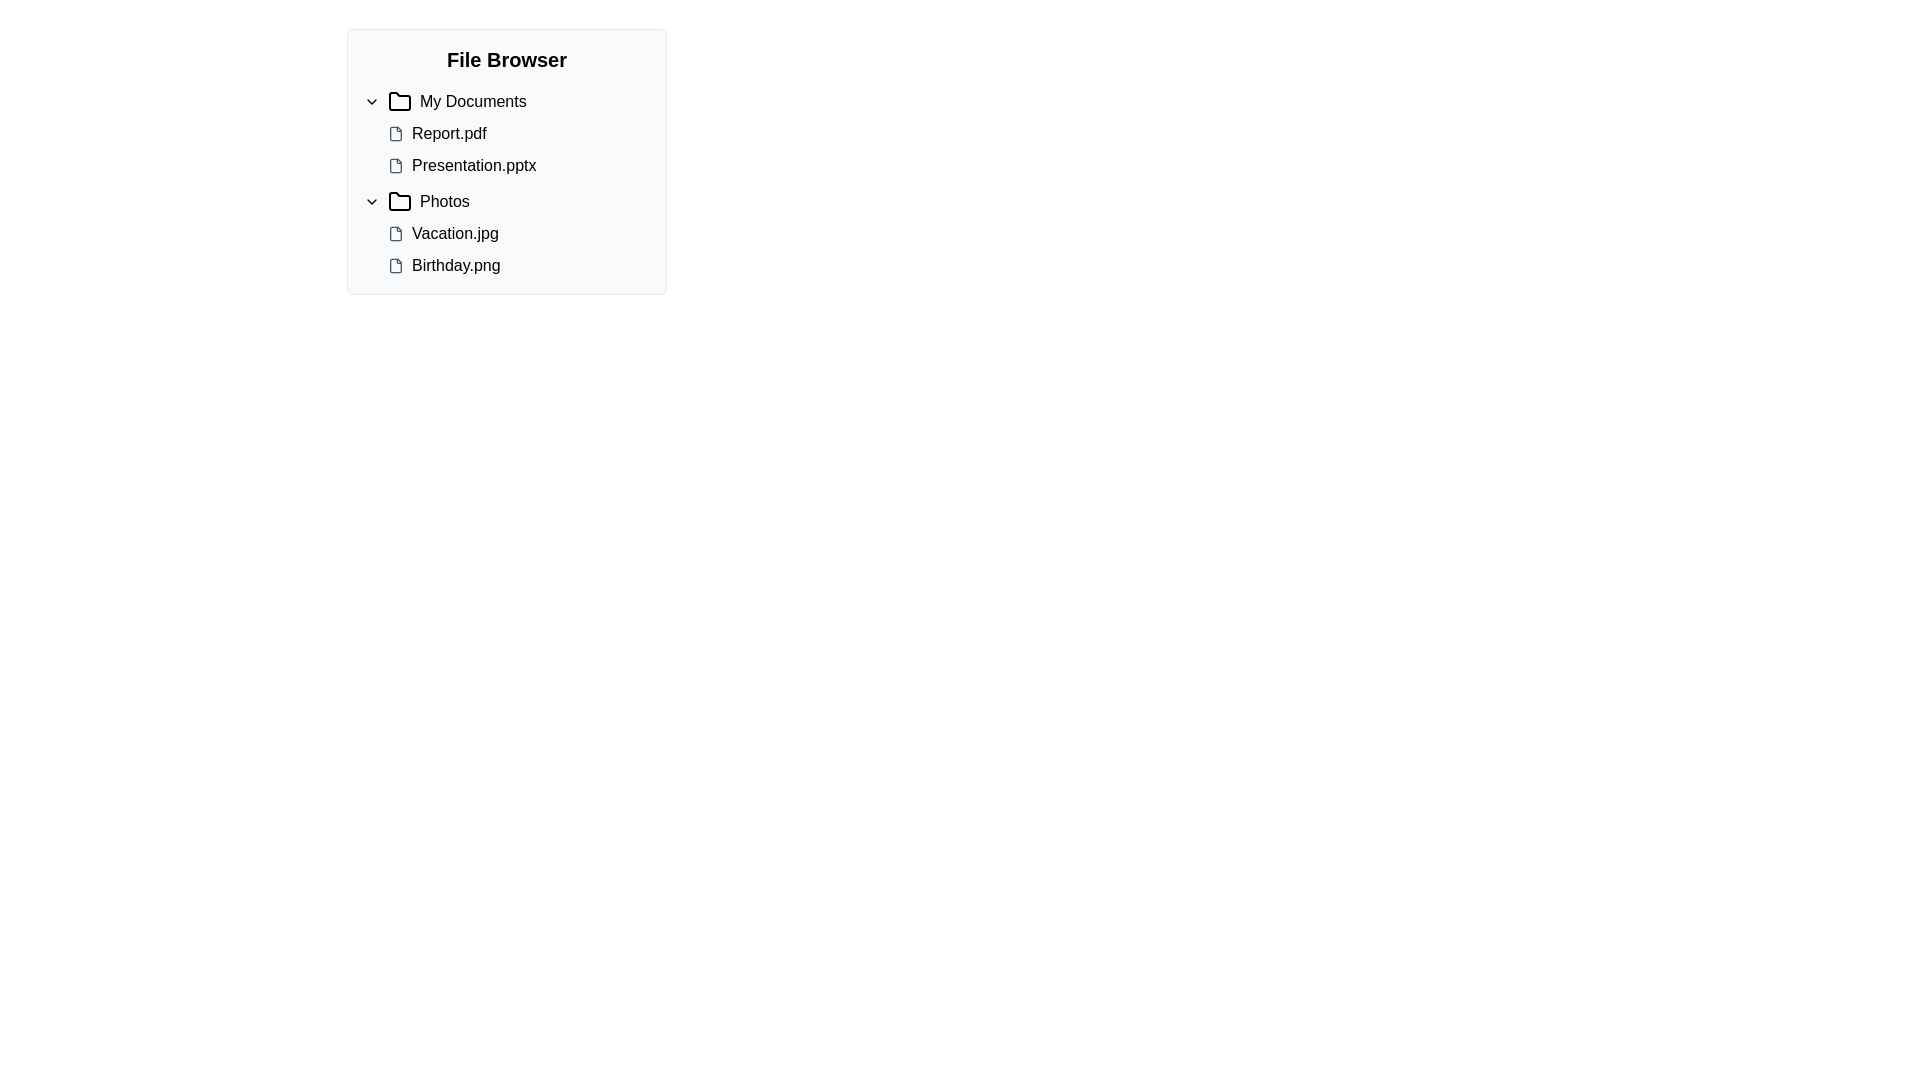  Describe the element at coordinates (372, 101) in the screenshot. I see `the Dropdown indicator or chevron-down icon` at that location.